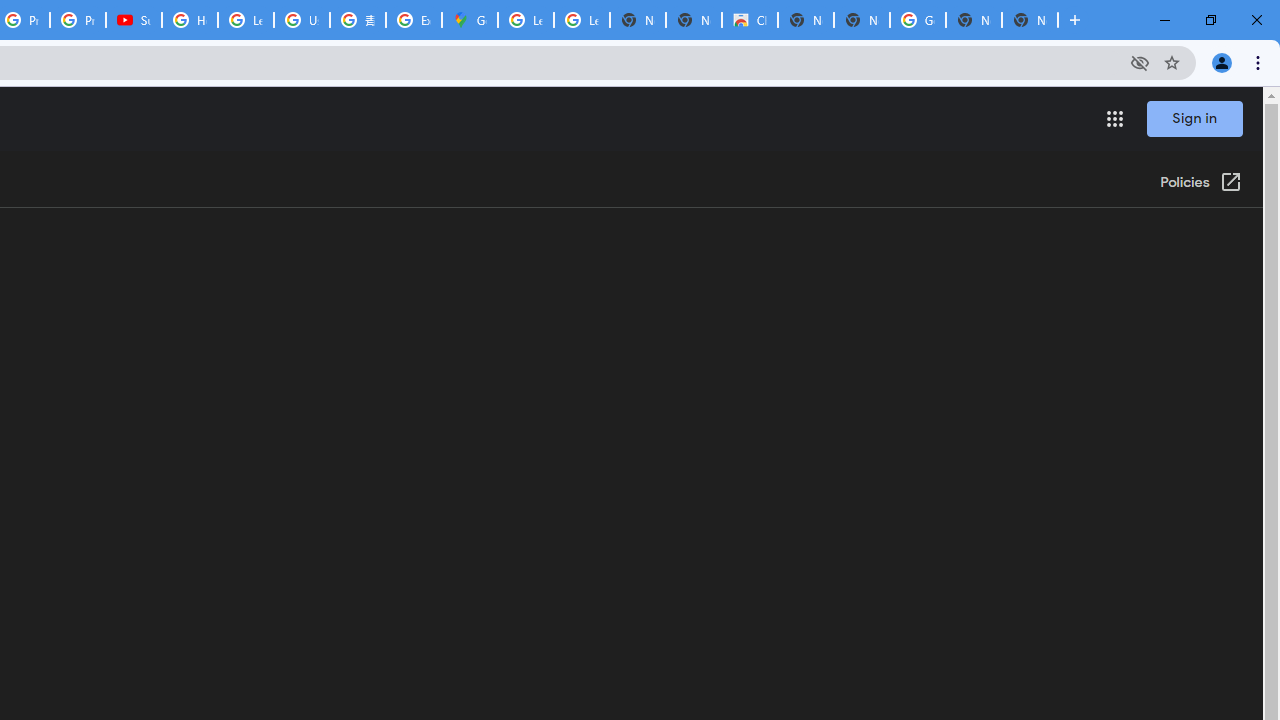 The image size is (1280, 720). I want to click on 'Google Maps', so click(468, 20).